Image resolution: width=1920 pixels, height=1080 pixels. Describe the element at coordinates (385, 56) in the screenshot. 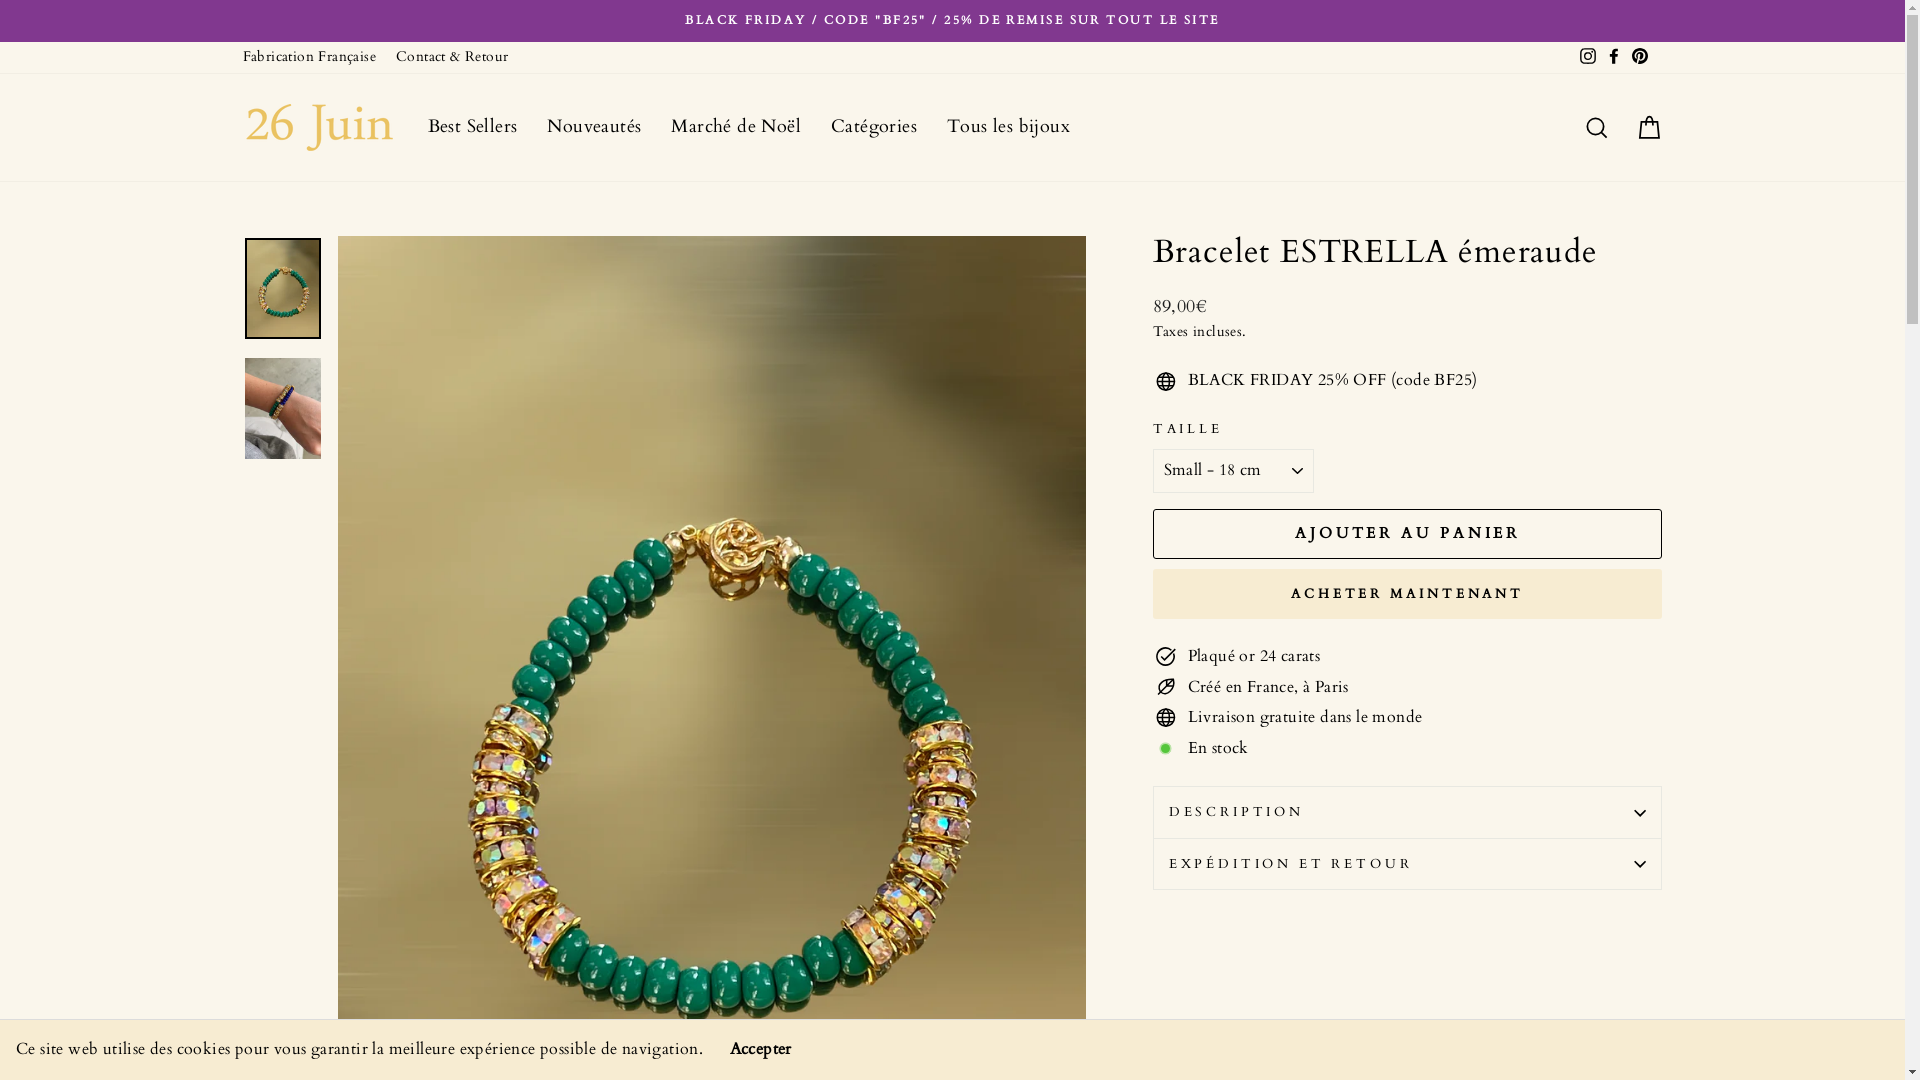

I see `'Contact & Retour'` at that location.